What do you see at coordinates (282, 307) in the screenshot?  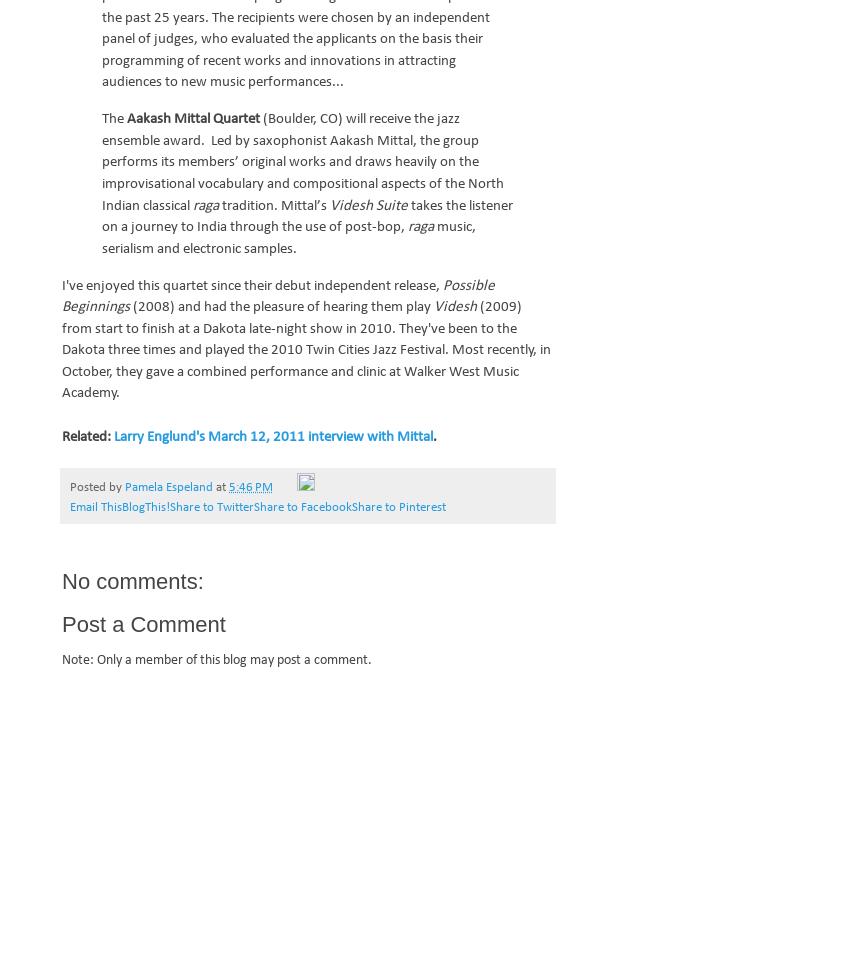 I see `'(2008) and had the pleasure of hearing them play'` at bounding box center [282, 307].